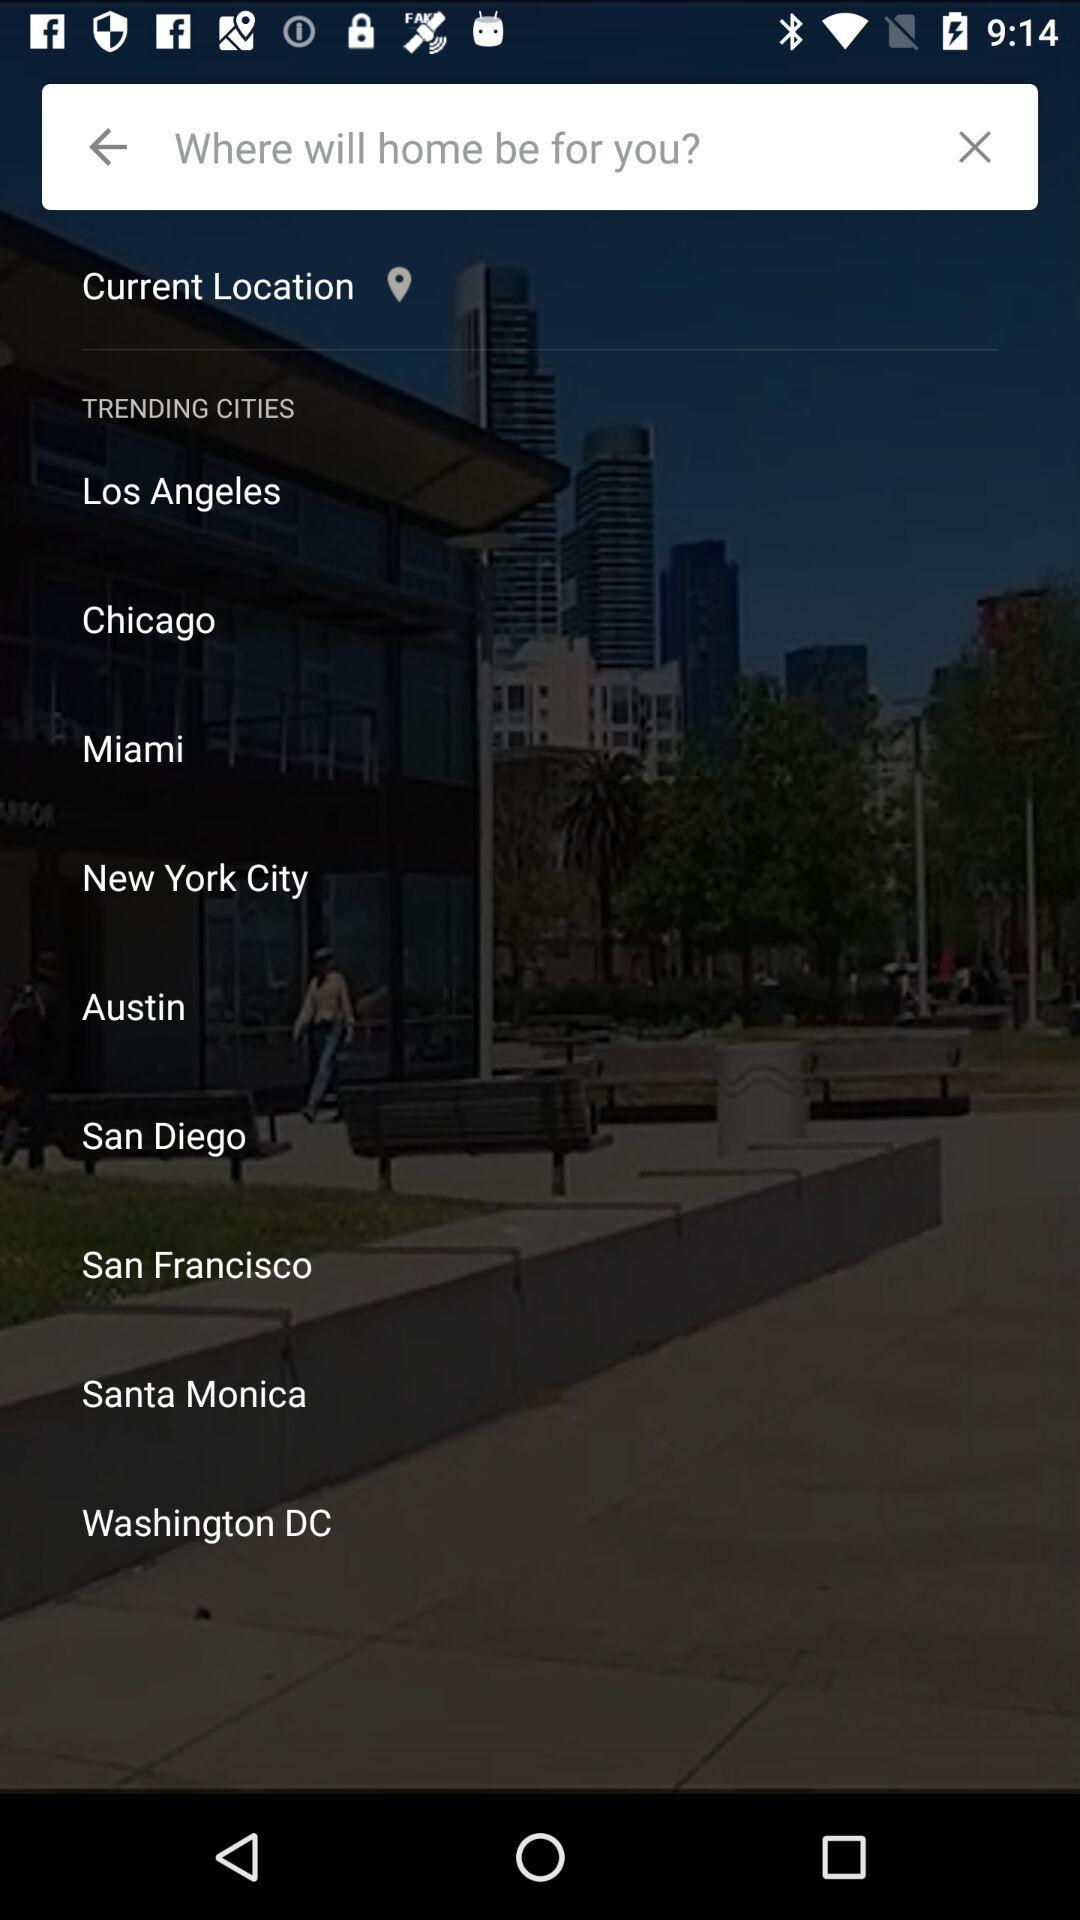 This screenshot has width=1080, height=1920. Describe the element at coordinates (540, 1005) in the screenshot. I see `item above the san diego item` at that location.